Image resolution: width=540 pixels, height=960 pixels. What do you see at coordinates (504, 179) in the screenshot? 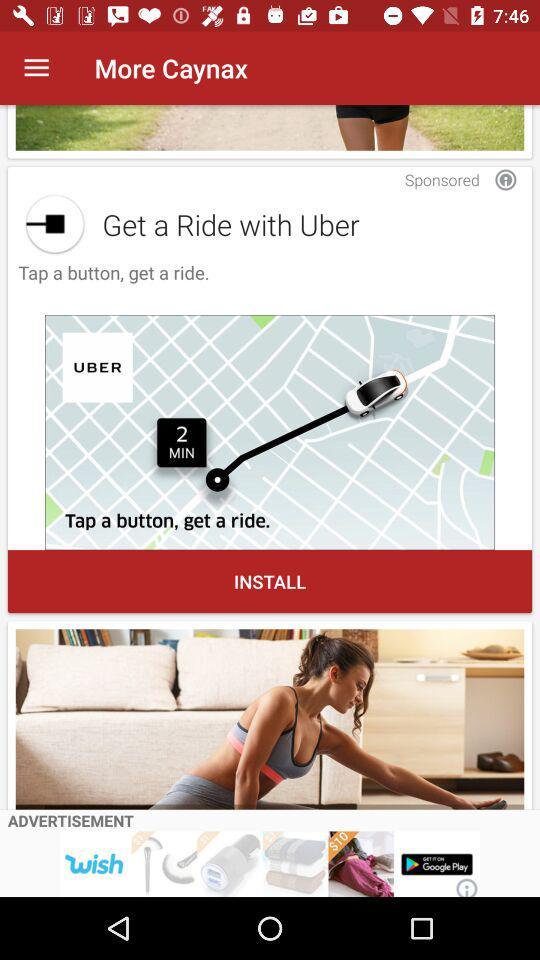
I see `show information about sponsored advertisement` at bounding box center [504, 179].